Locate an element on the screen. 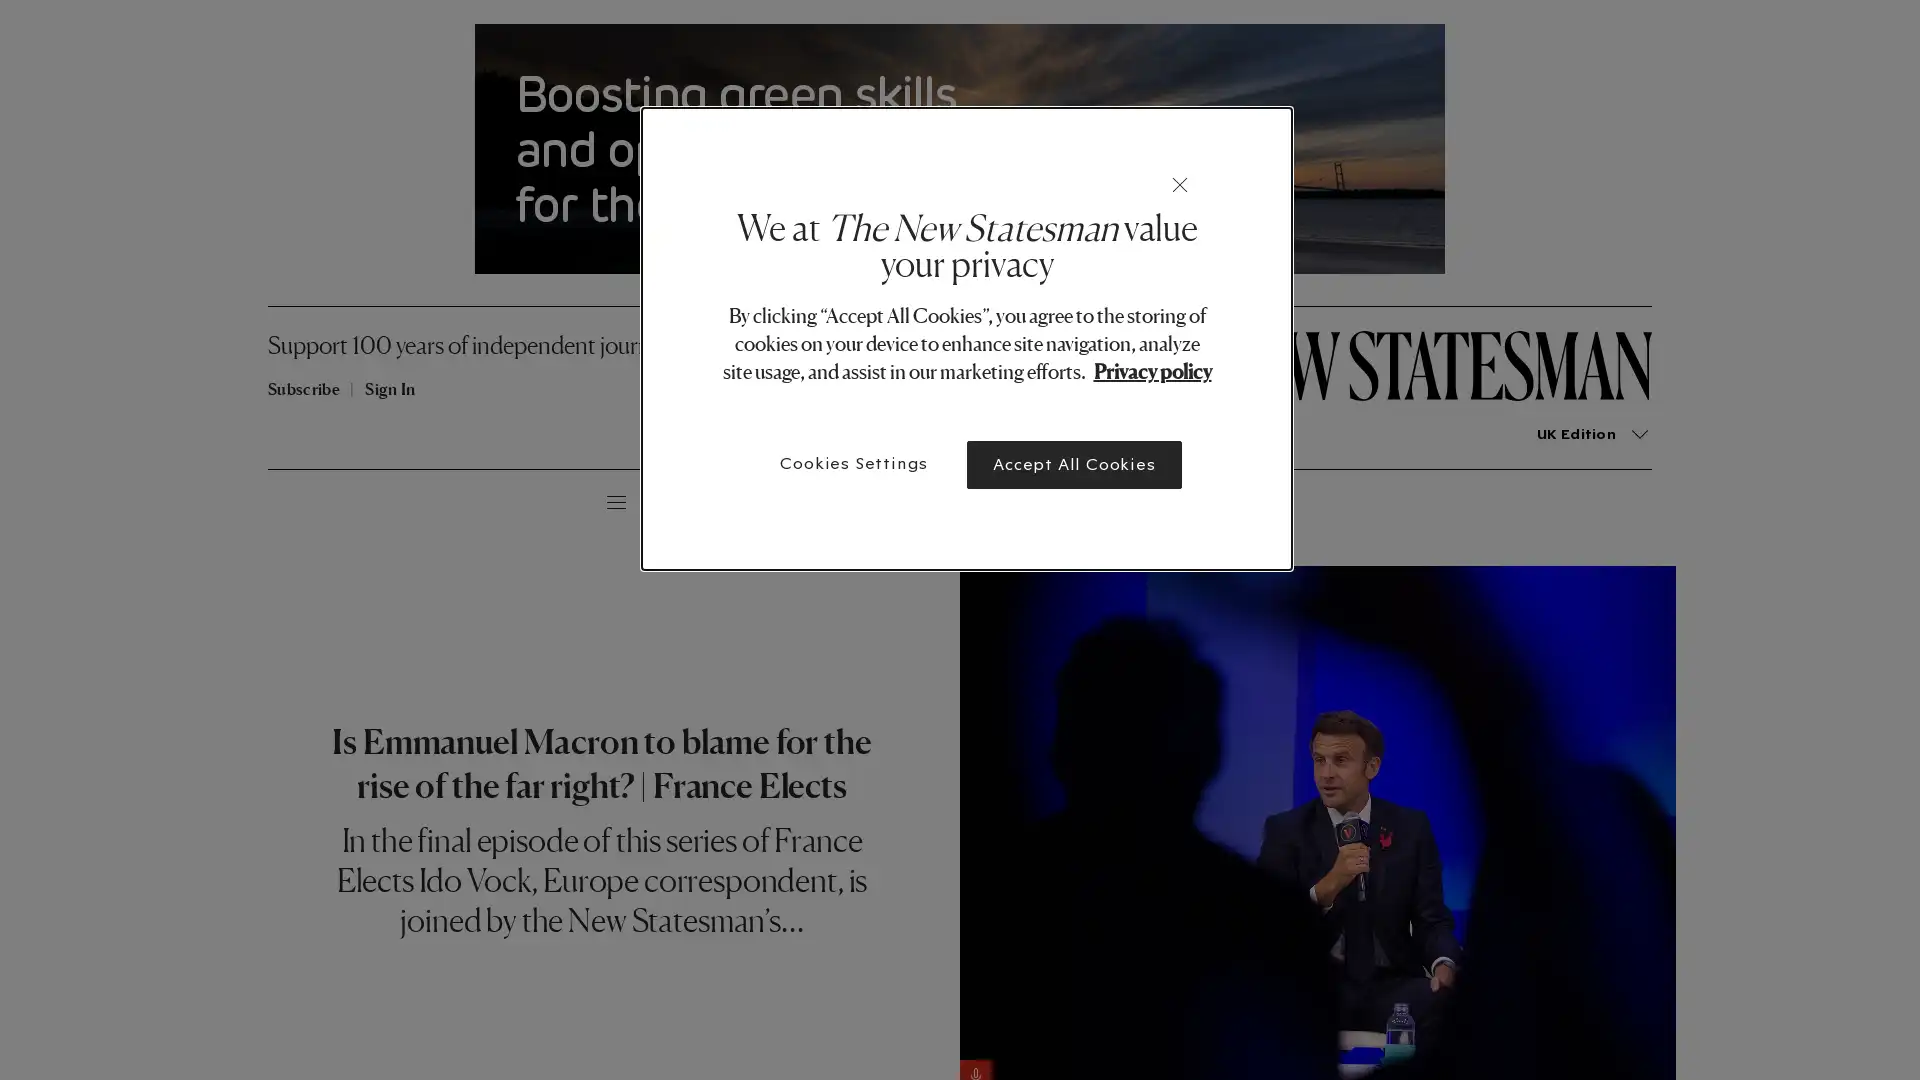 The width and height of the screenshot is (1920, 1080). Search is located at coordinates (406, 499).